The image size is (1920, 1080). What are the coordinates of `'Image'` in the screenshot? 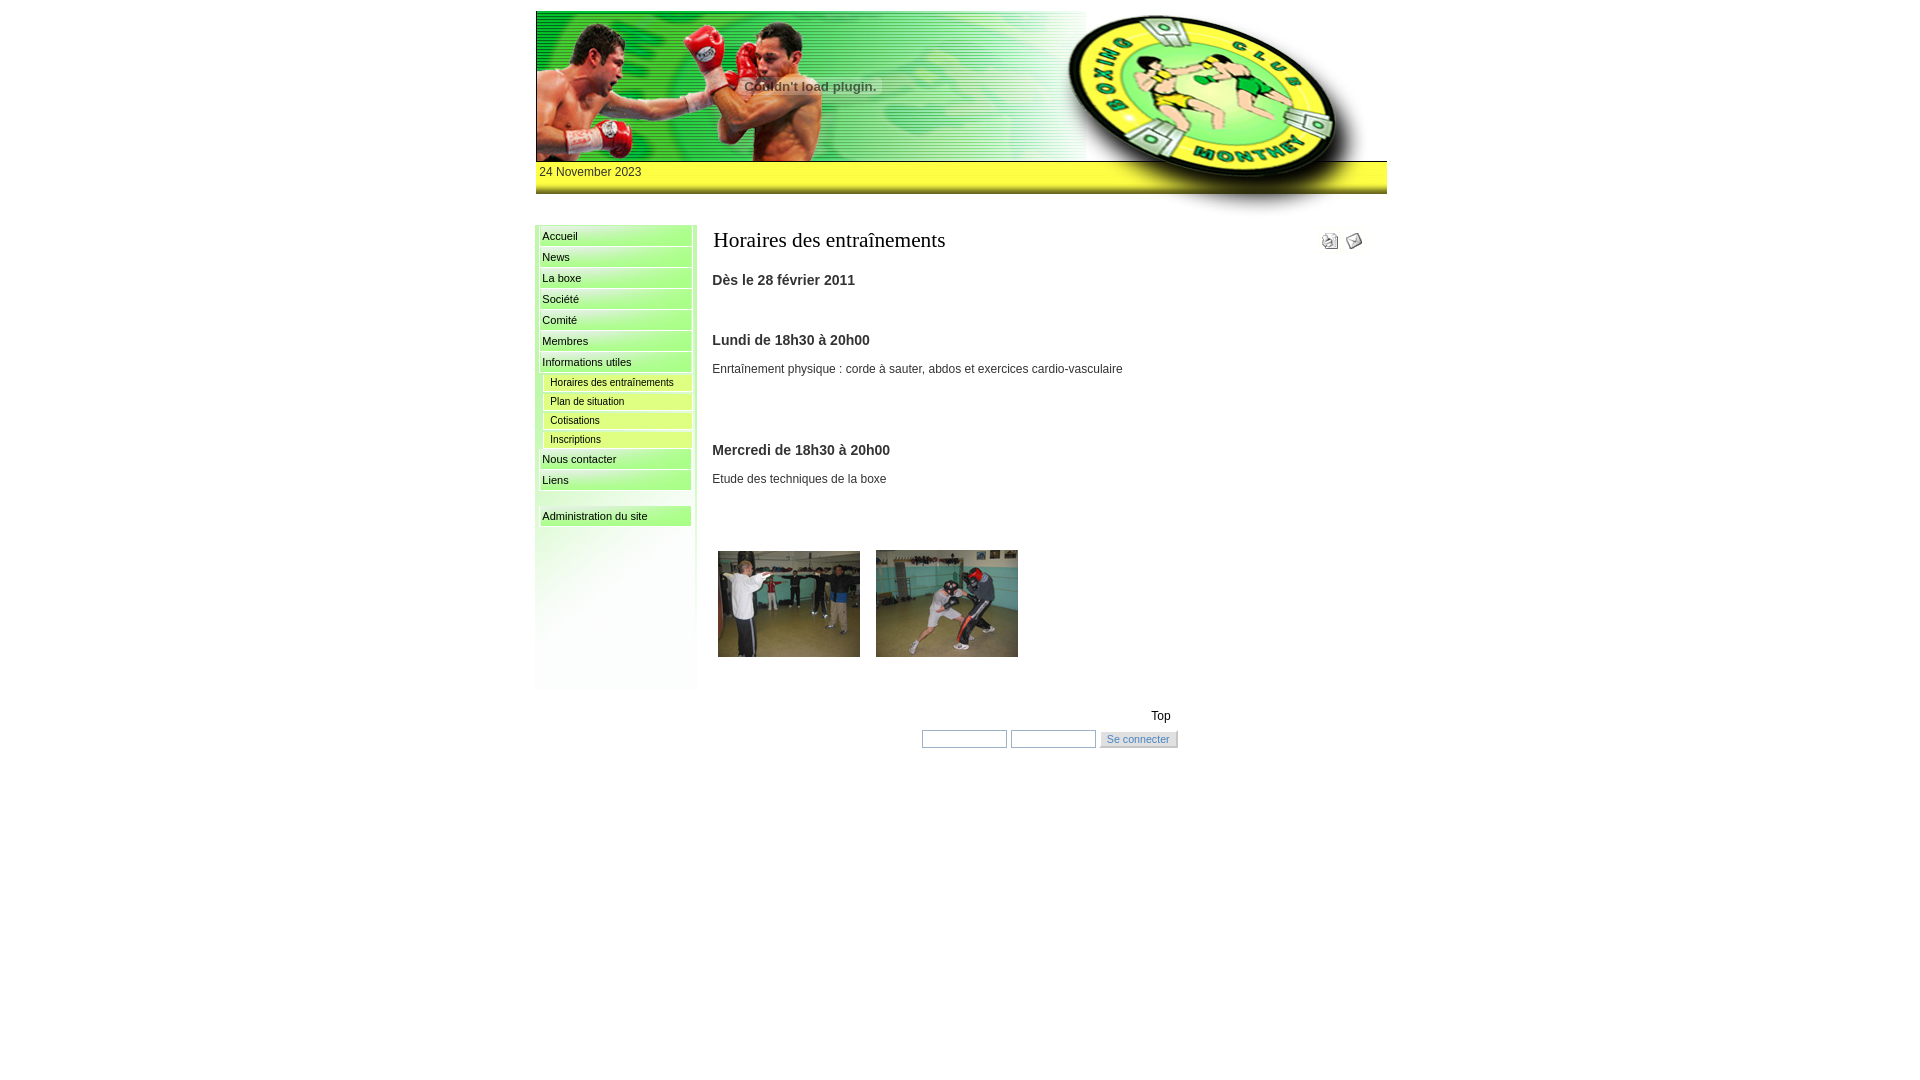 It's located at (787, 603).